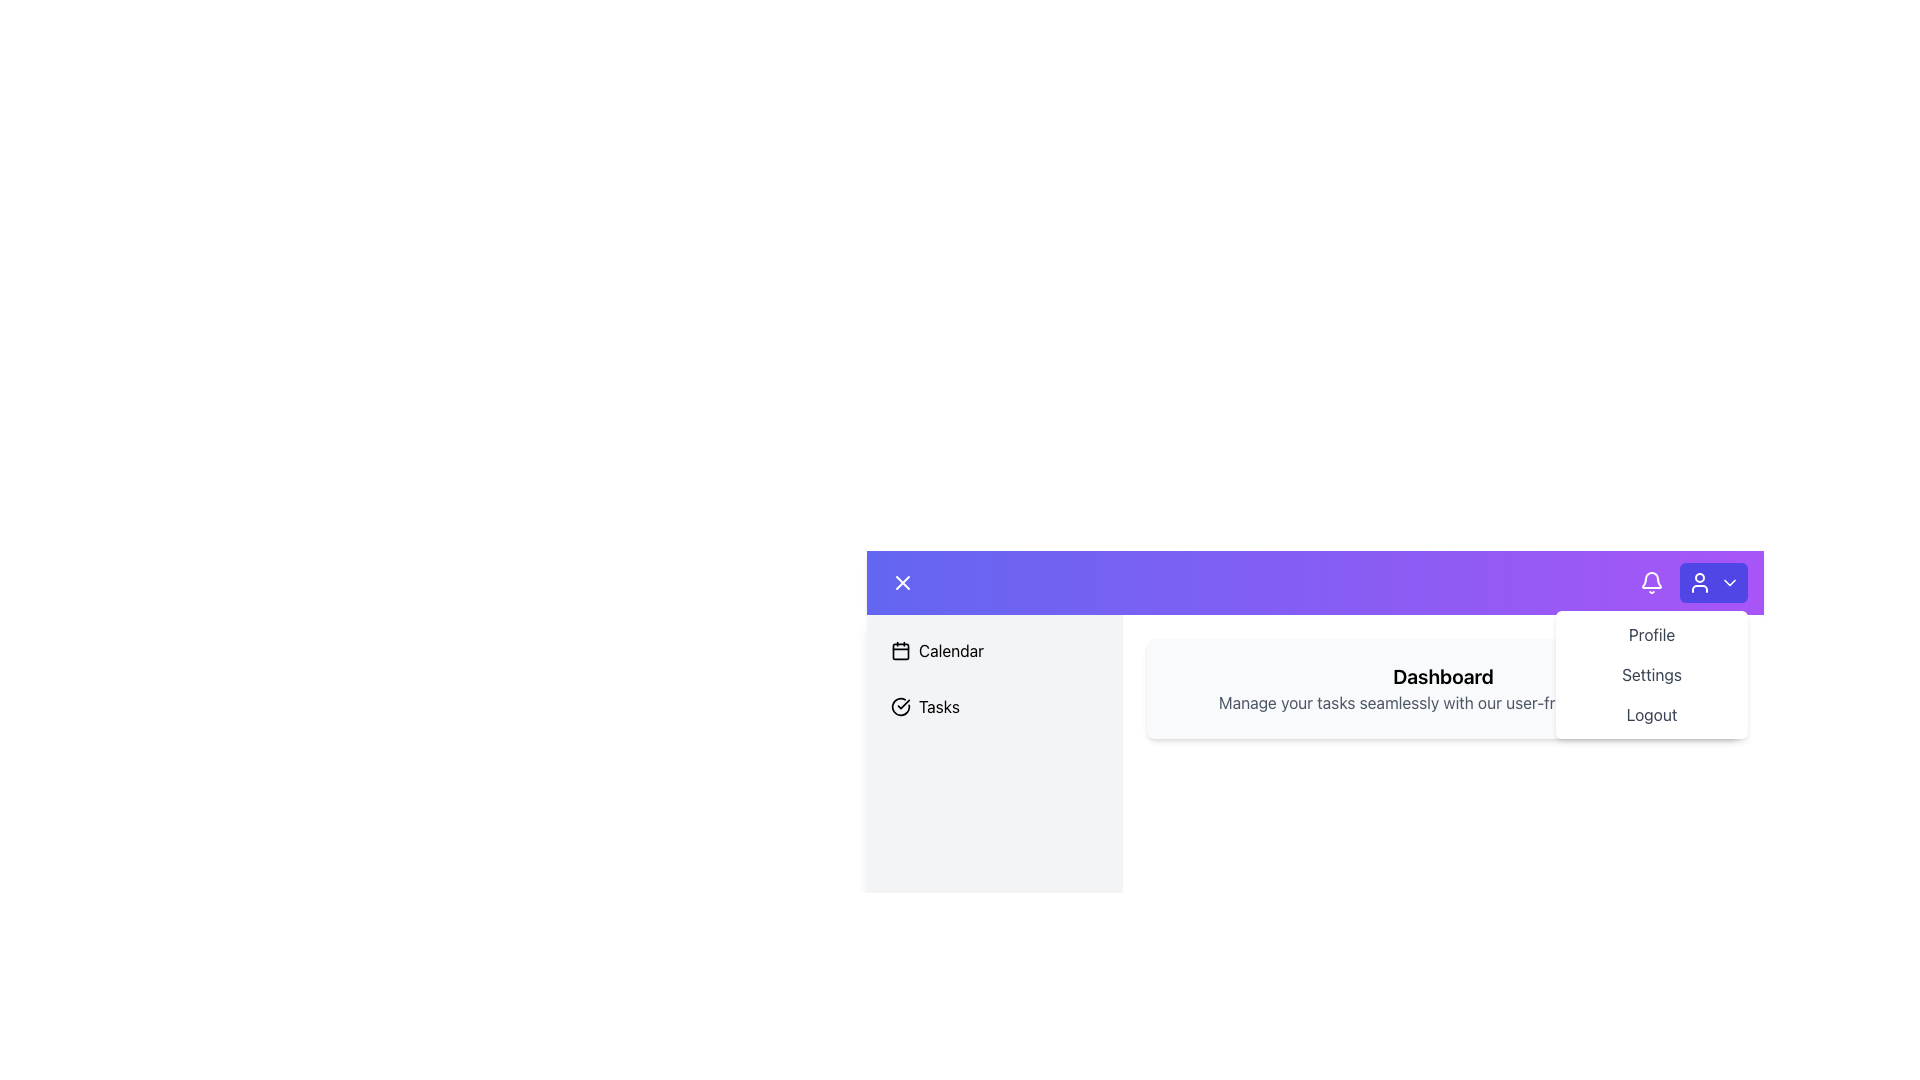 The image size is (1920, 1080). What do you see at coordinates (1728, 582) in the screenshot?
I see `the dropdown toggle icon located on the far-right side of the header section, next to the circular user profile icon` at bounding box center [1728, 582].